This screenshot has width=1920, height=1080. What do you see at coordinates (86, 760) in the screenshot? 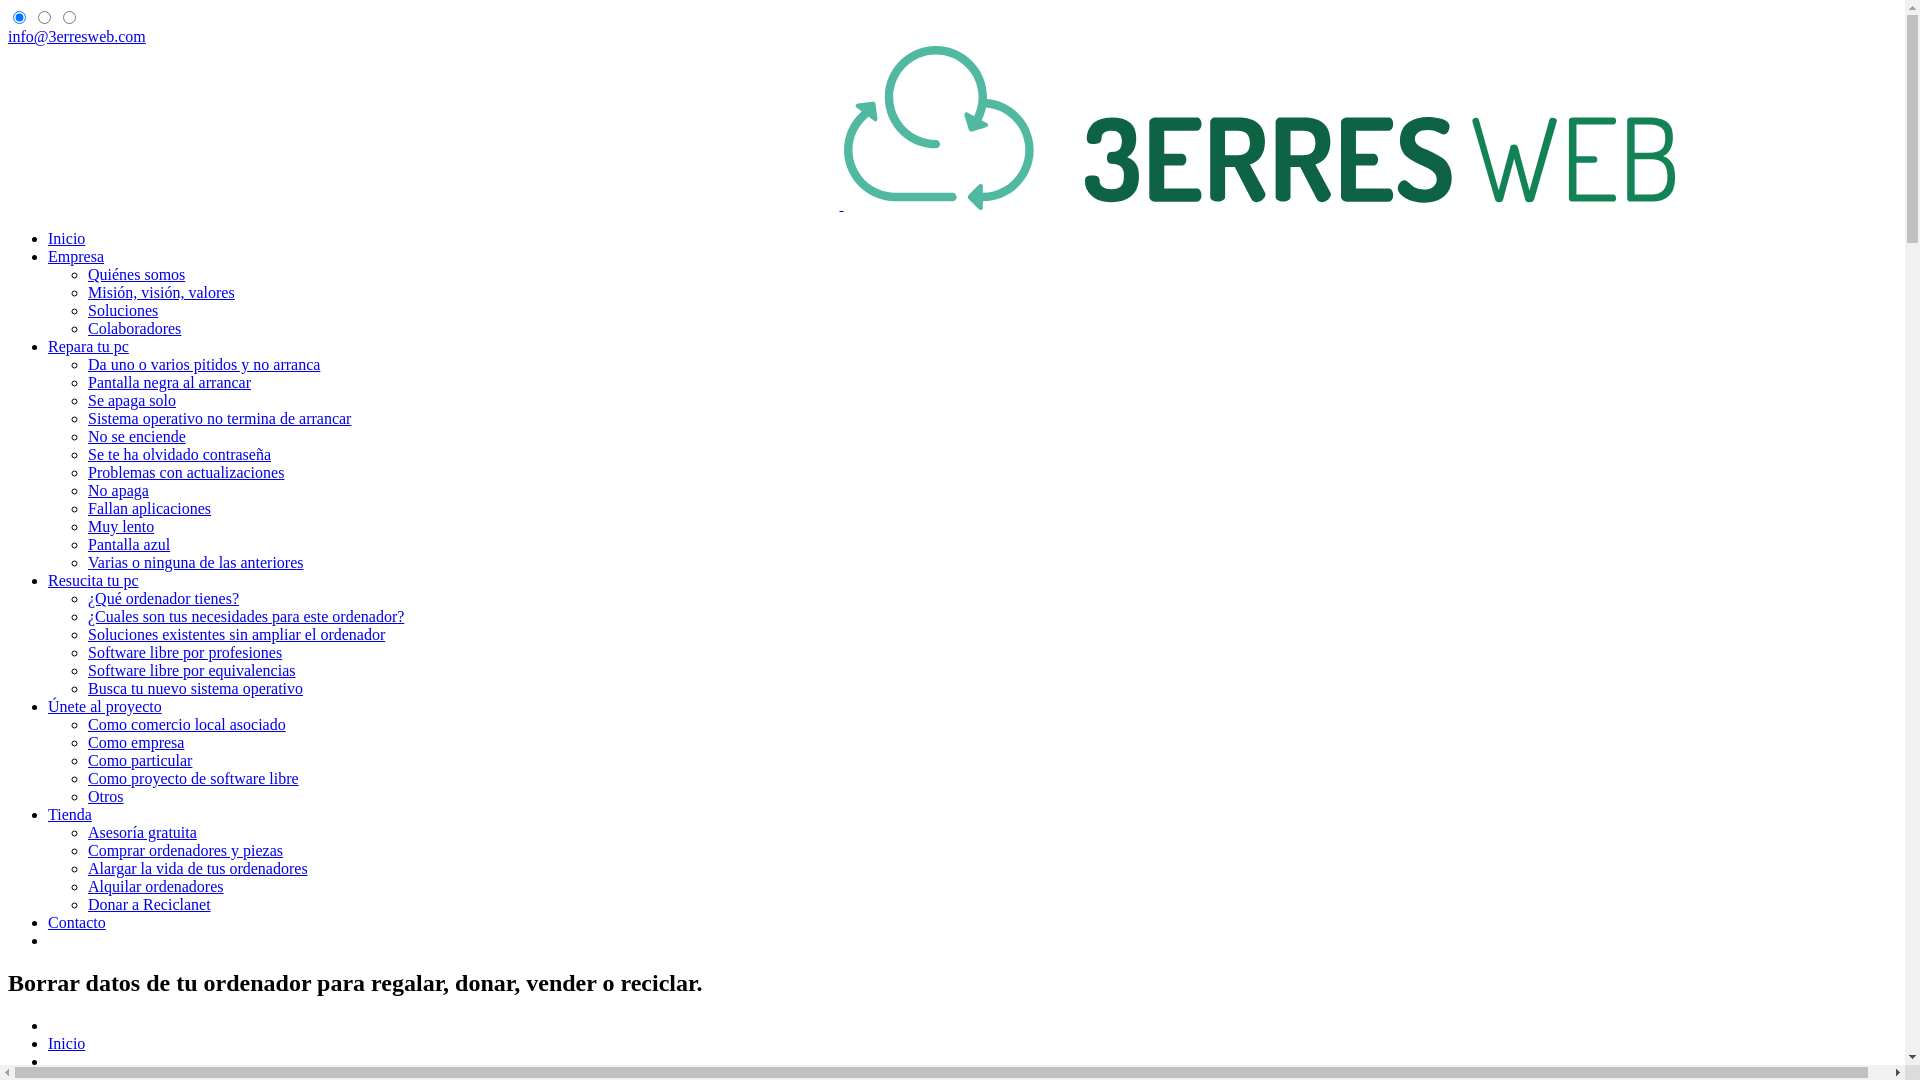
I see `'Como particular'` at bounding box center [86, 760].